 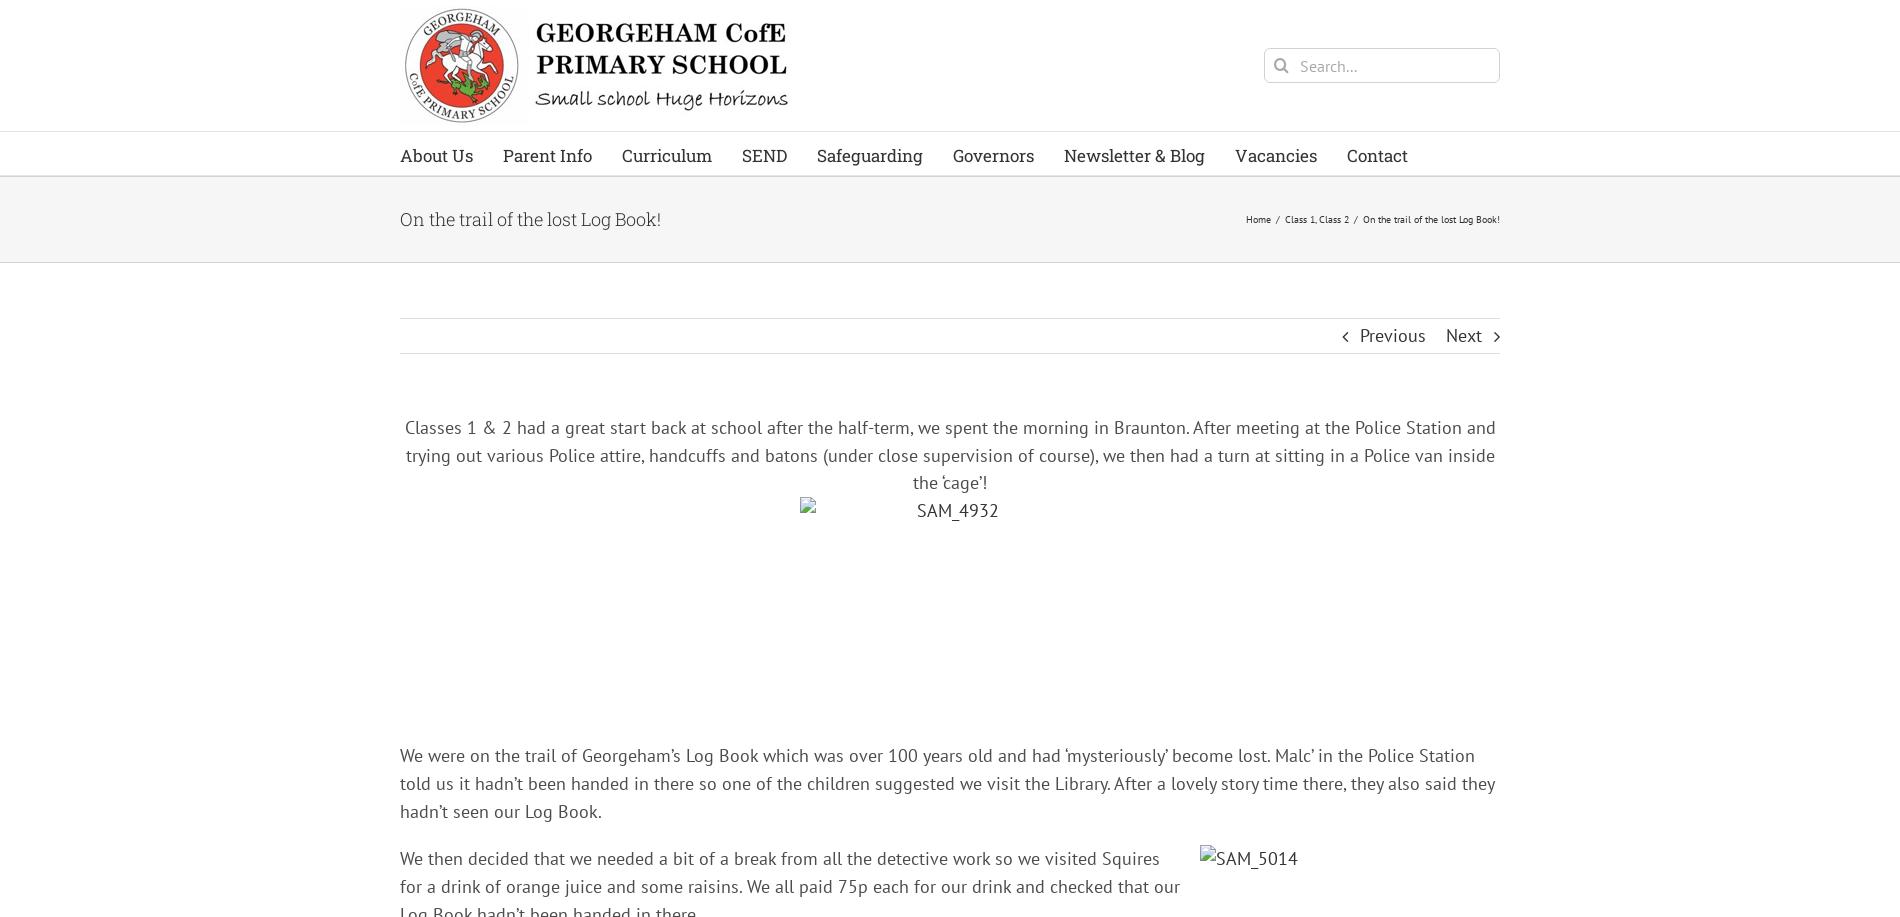 What do you see at coordinates (1376, 154) in the screenshot?
I see `'Contact'` at bounding box center [1376, 154].